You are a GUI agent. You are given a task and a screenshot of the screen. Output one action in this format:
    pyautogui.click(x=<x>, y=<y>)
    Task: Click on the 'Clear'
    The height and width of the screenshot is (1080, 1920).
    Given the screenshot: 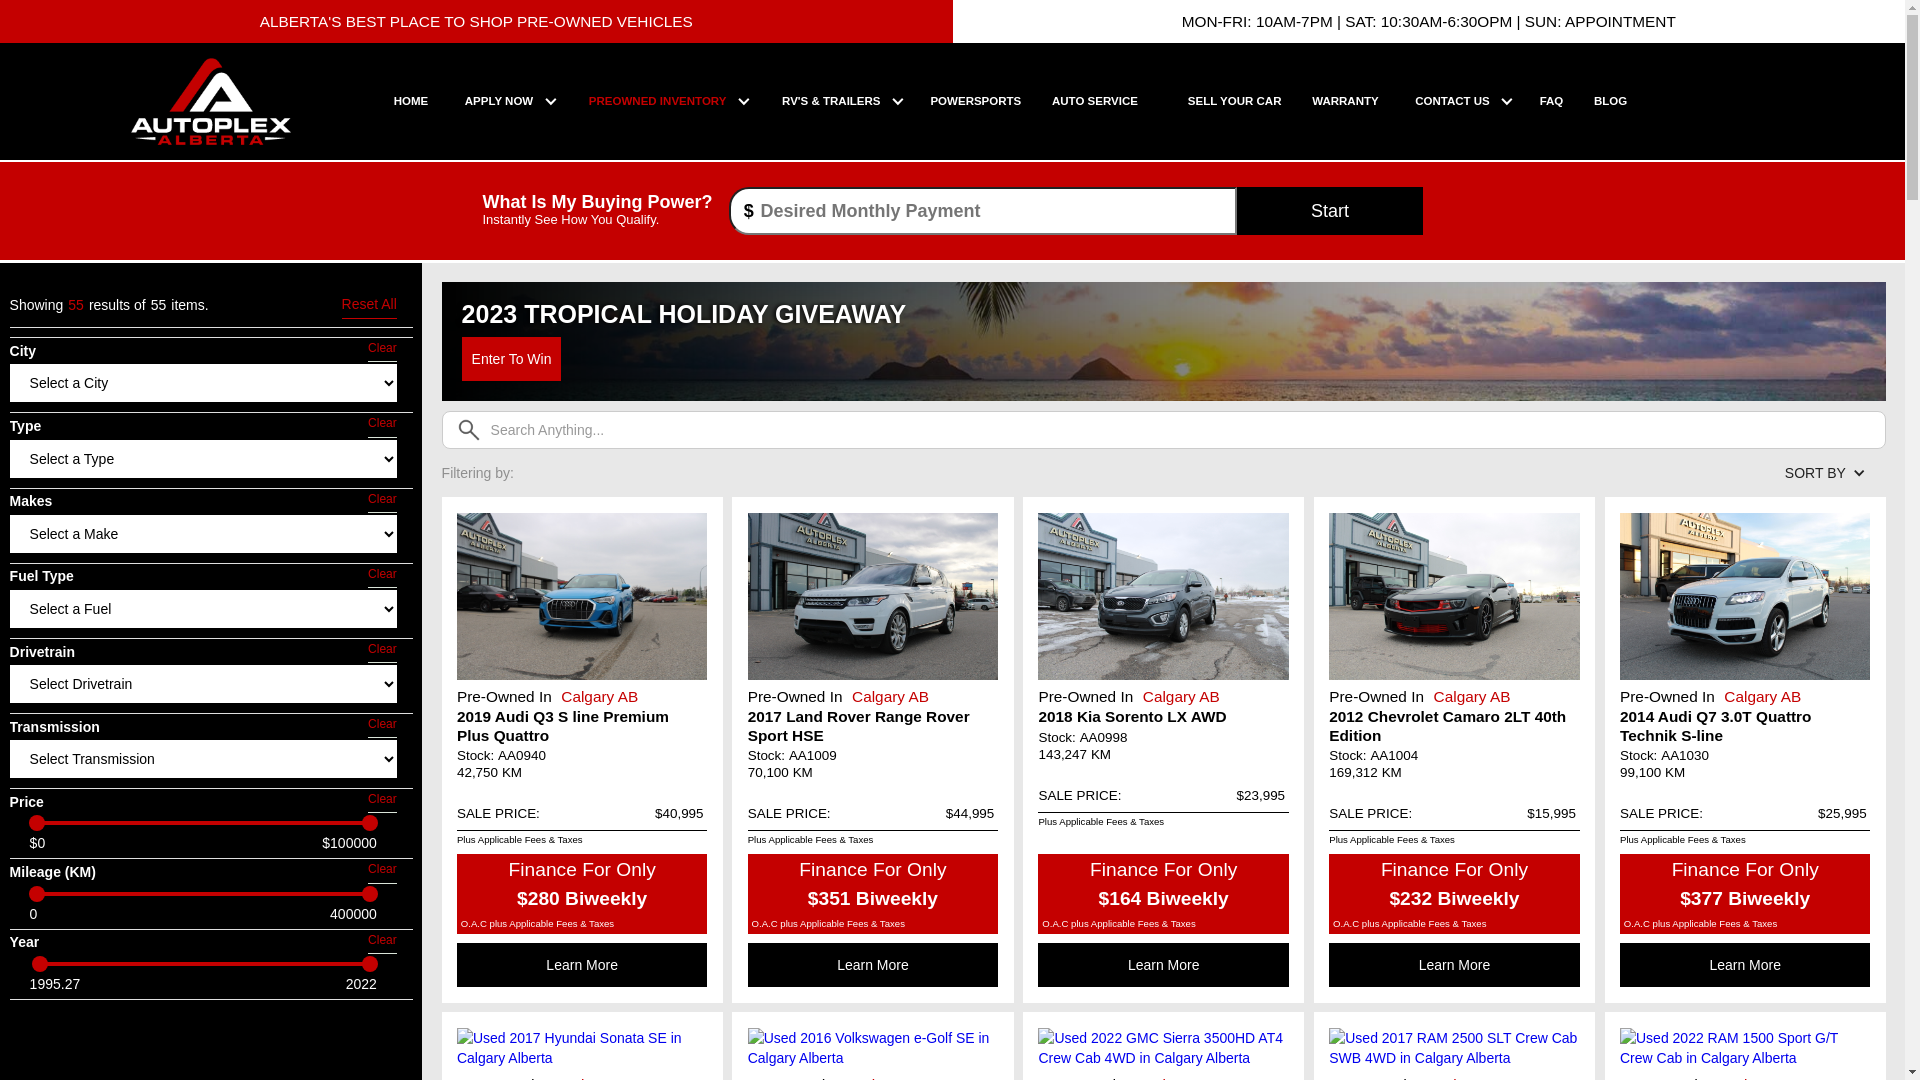 What is the action you would take?
    pyautogui.click(x=382, y=423)
    